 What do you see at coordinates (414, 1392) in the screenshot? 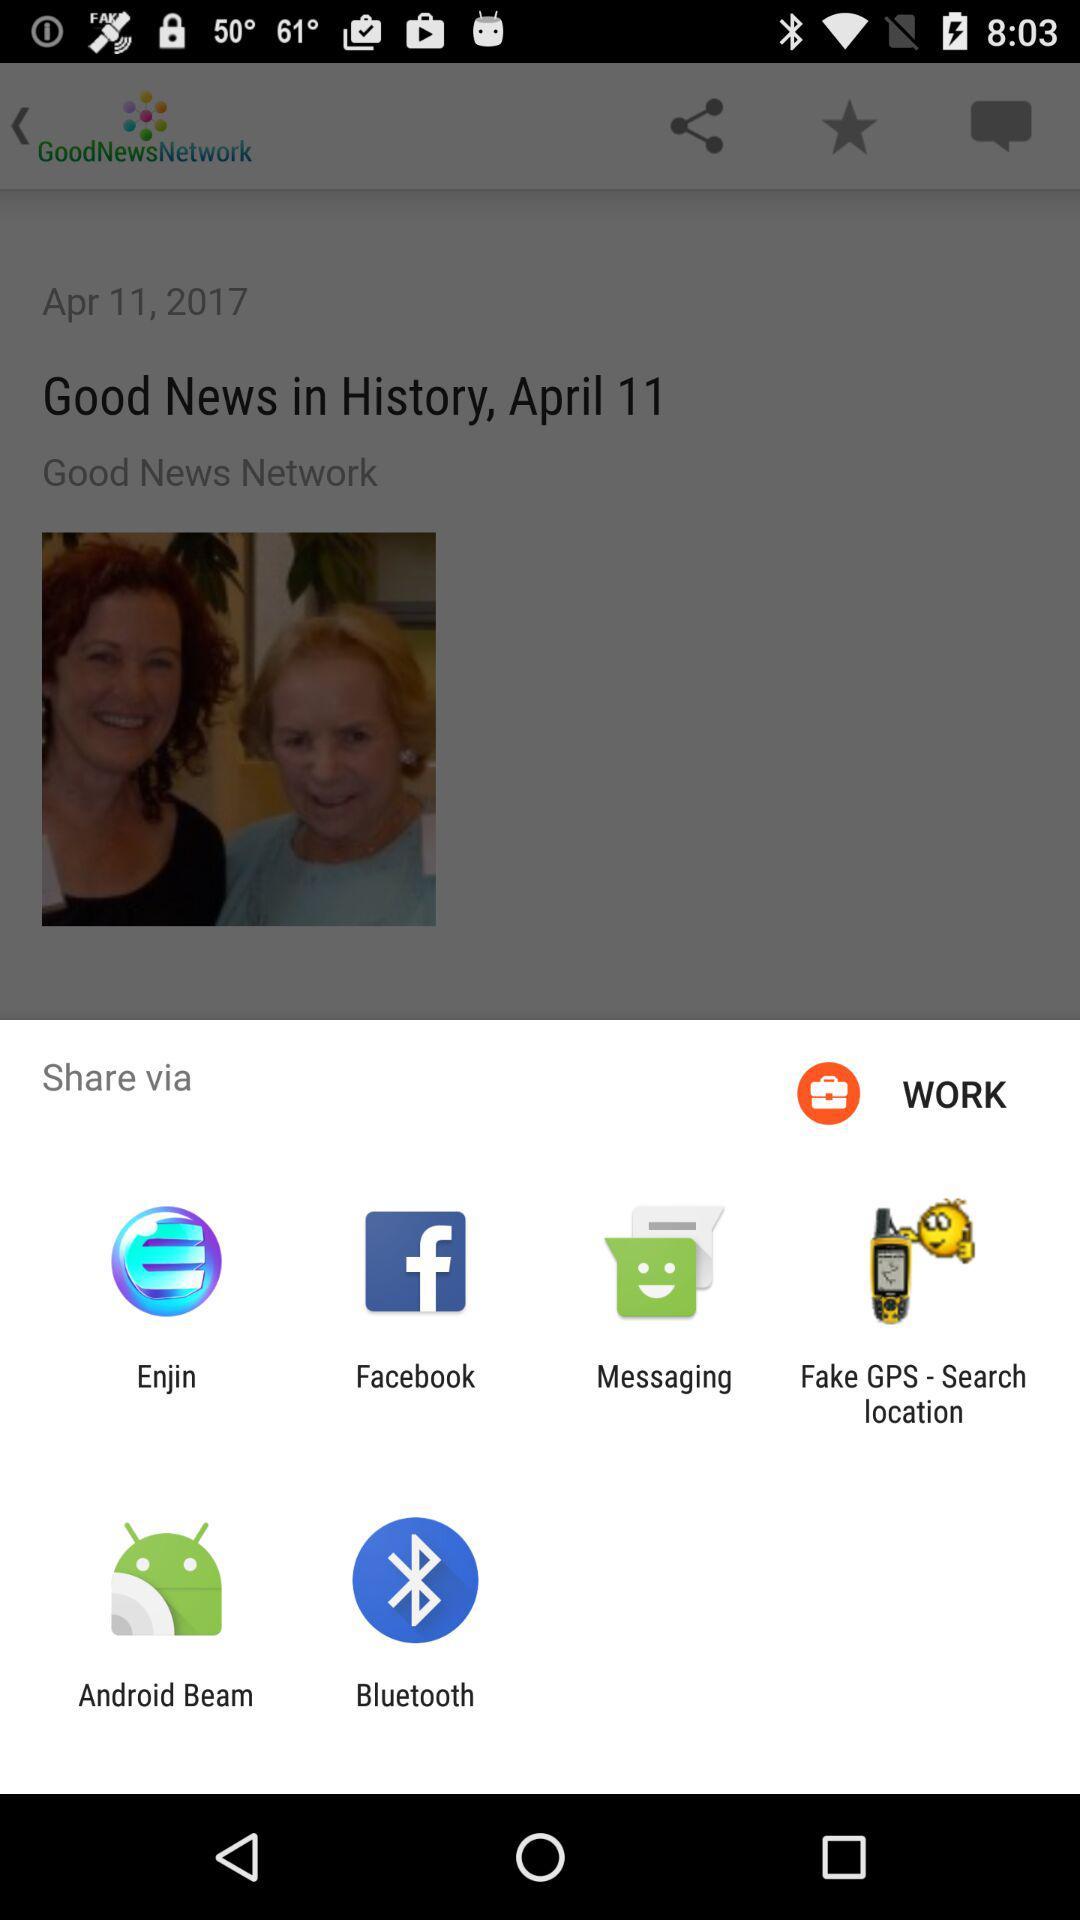
I see `the facebook item` at bounding box center [414, 1392].